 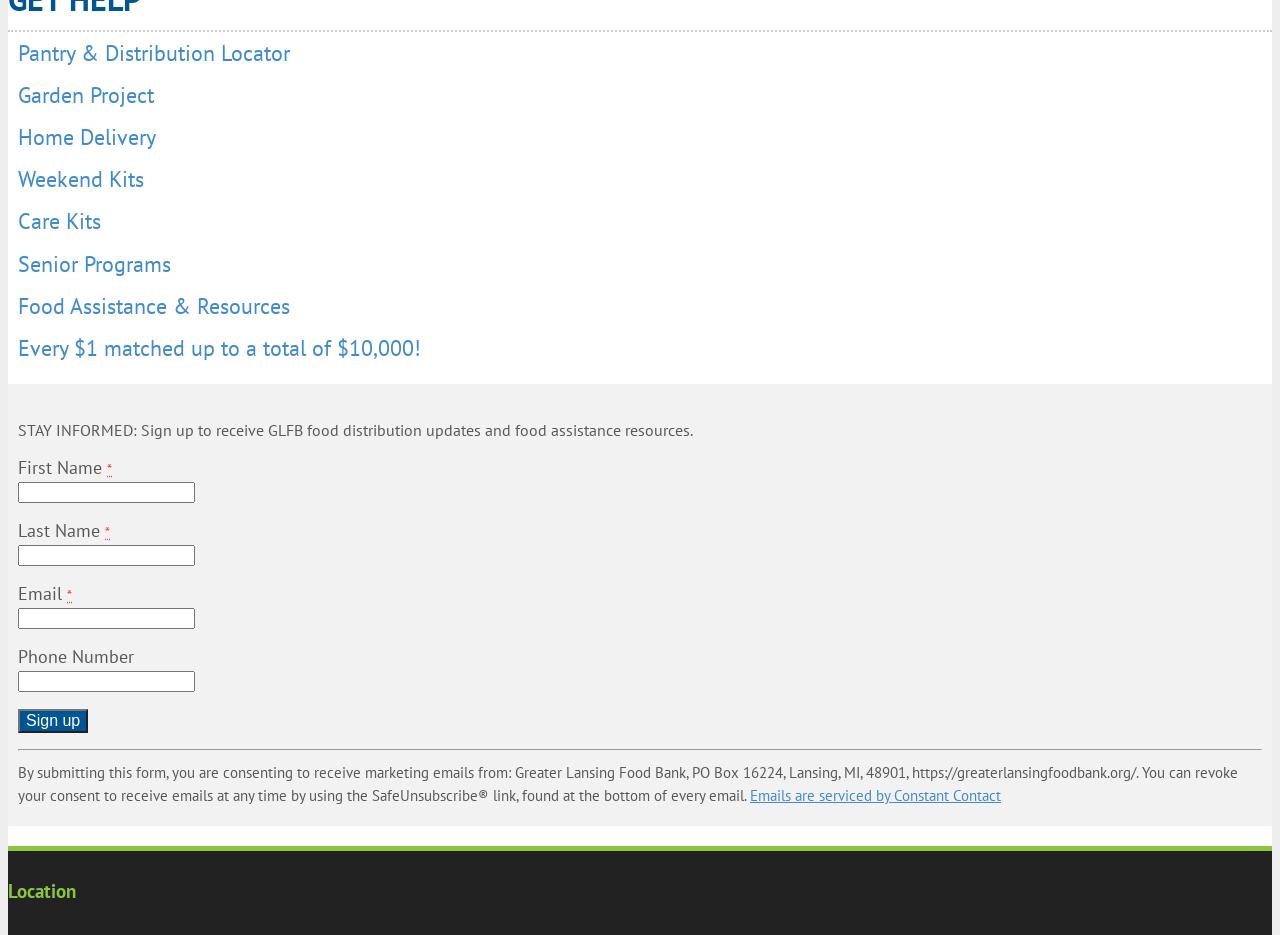 What do you see at coordinates (85, 92) in the screenshot?
I see `'Garden Project'` at bounding box center [85, 92].